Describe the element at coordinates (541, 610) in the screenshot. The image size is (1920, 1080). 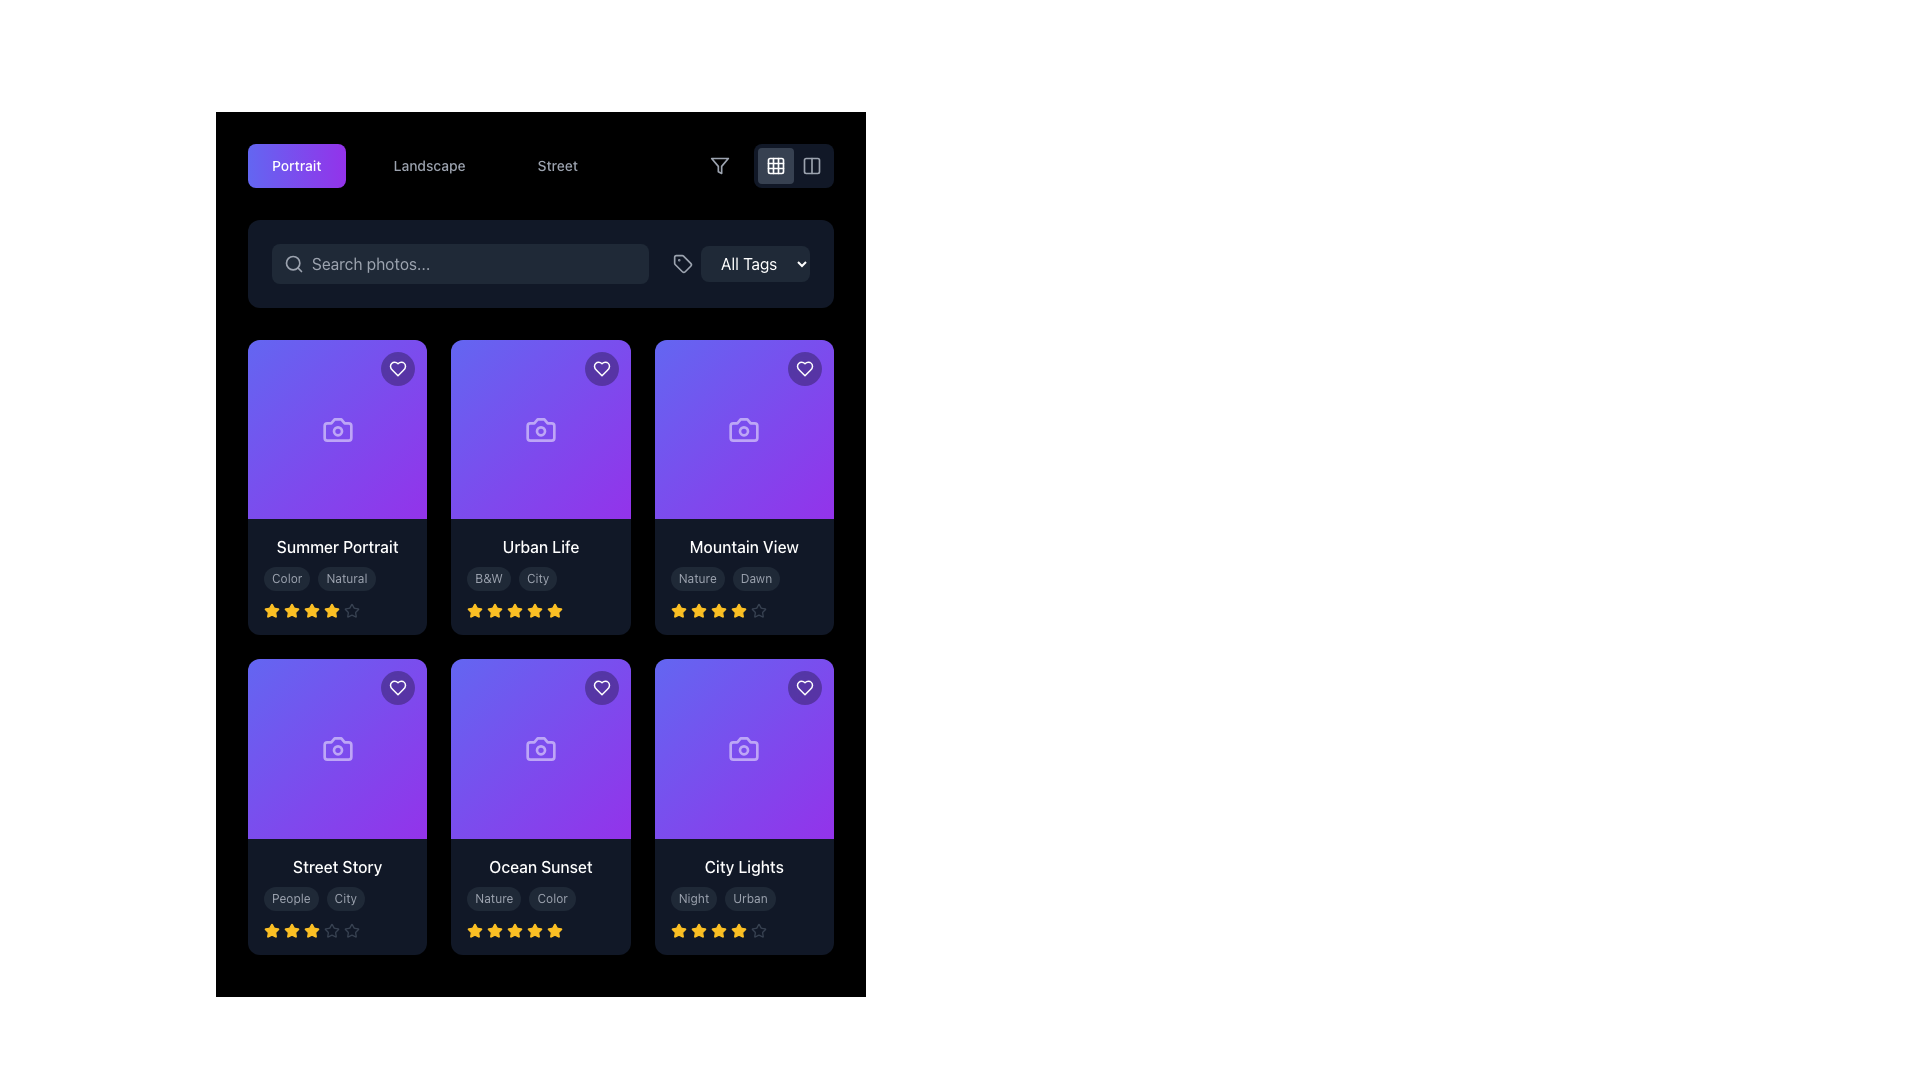
I see `the specific star in the Rating indicator element of the 'Urban Life' card to interact with the rating system` at that location.